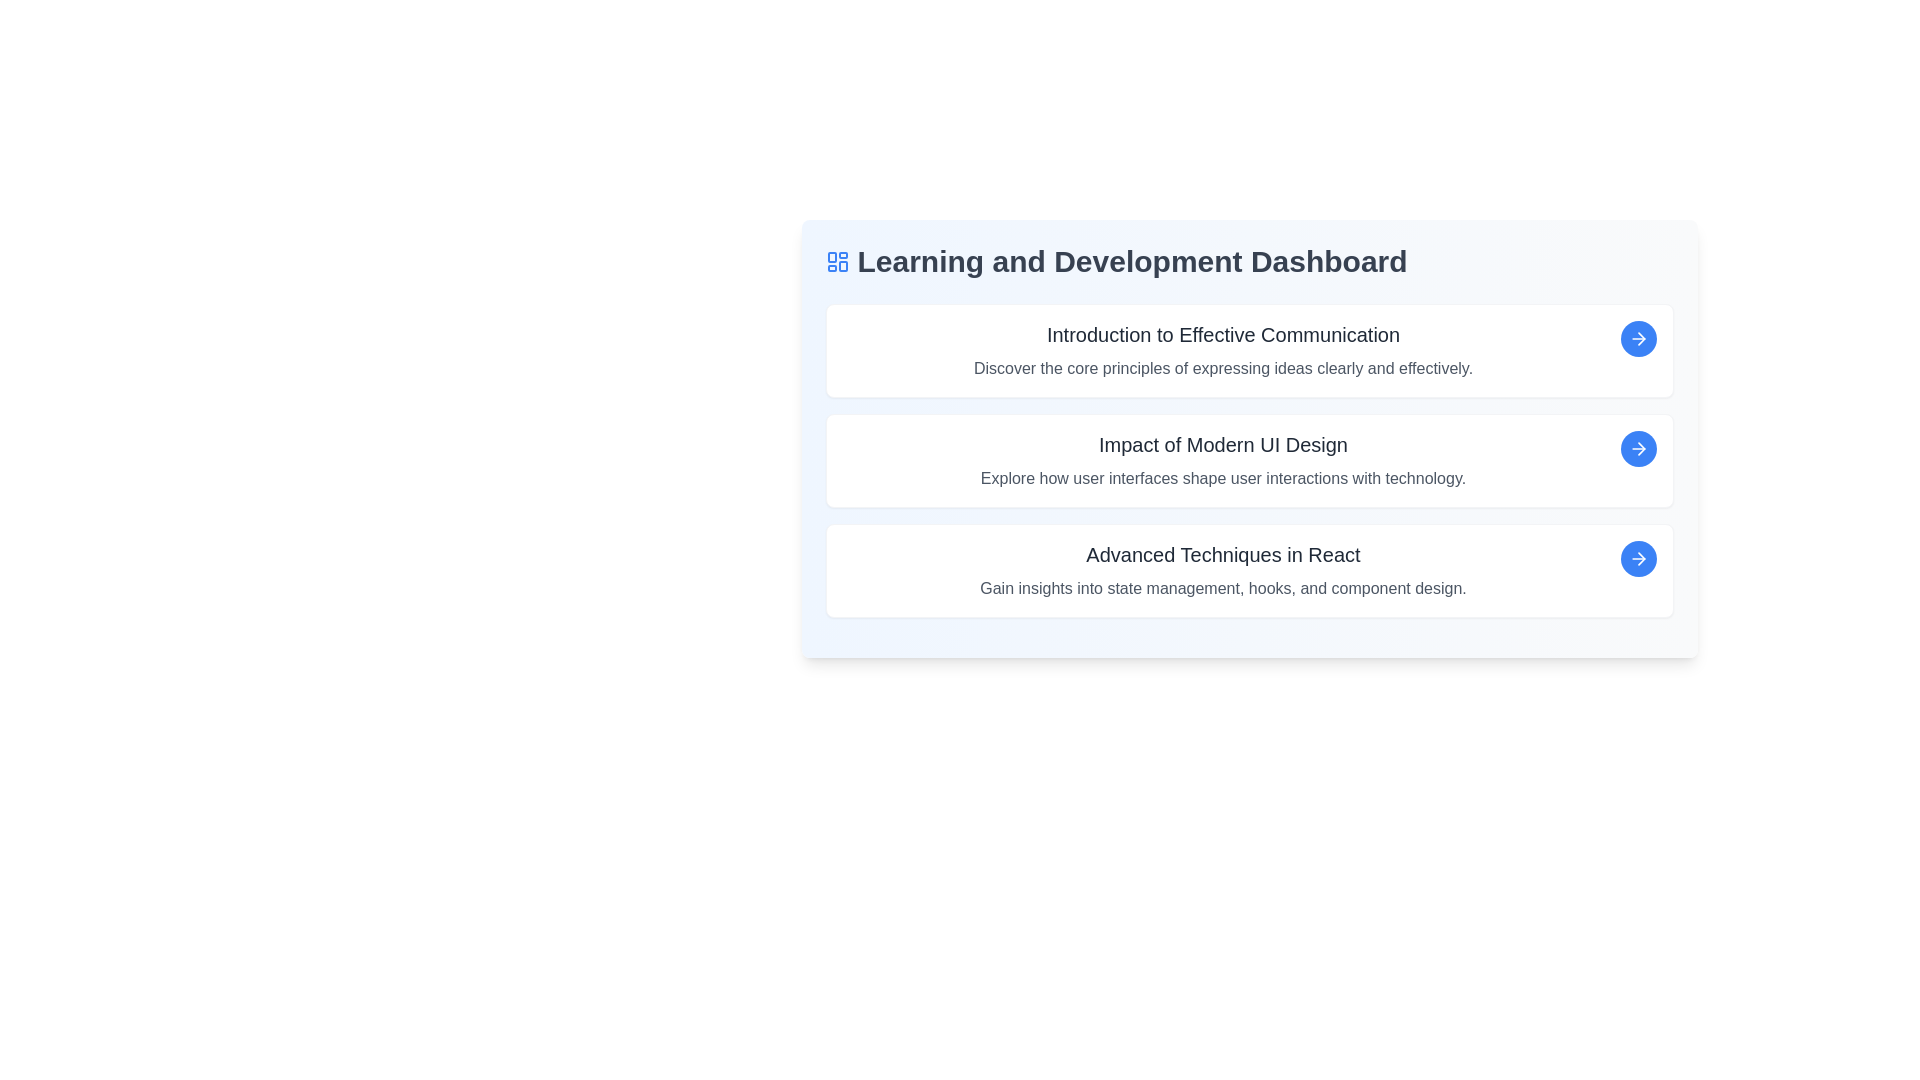 This screenshot has width=1920, height=1080. Describe the element at coordinates (1638, 447) in the screenshot. I see `the circular button with a bright blue background and a white arrow icon` at that location.